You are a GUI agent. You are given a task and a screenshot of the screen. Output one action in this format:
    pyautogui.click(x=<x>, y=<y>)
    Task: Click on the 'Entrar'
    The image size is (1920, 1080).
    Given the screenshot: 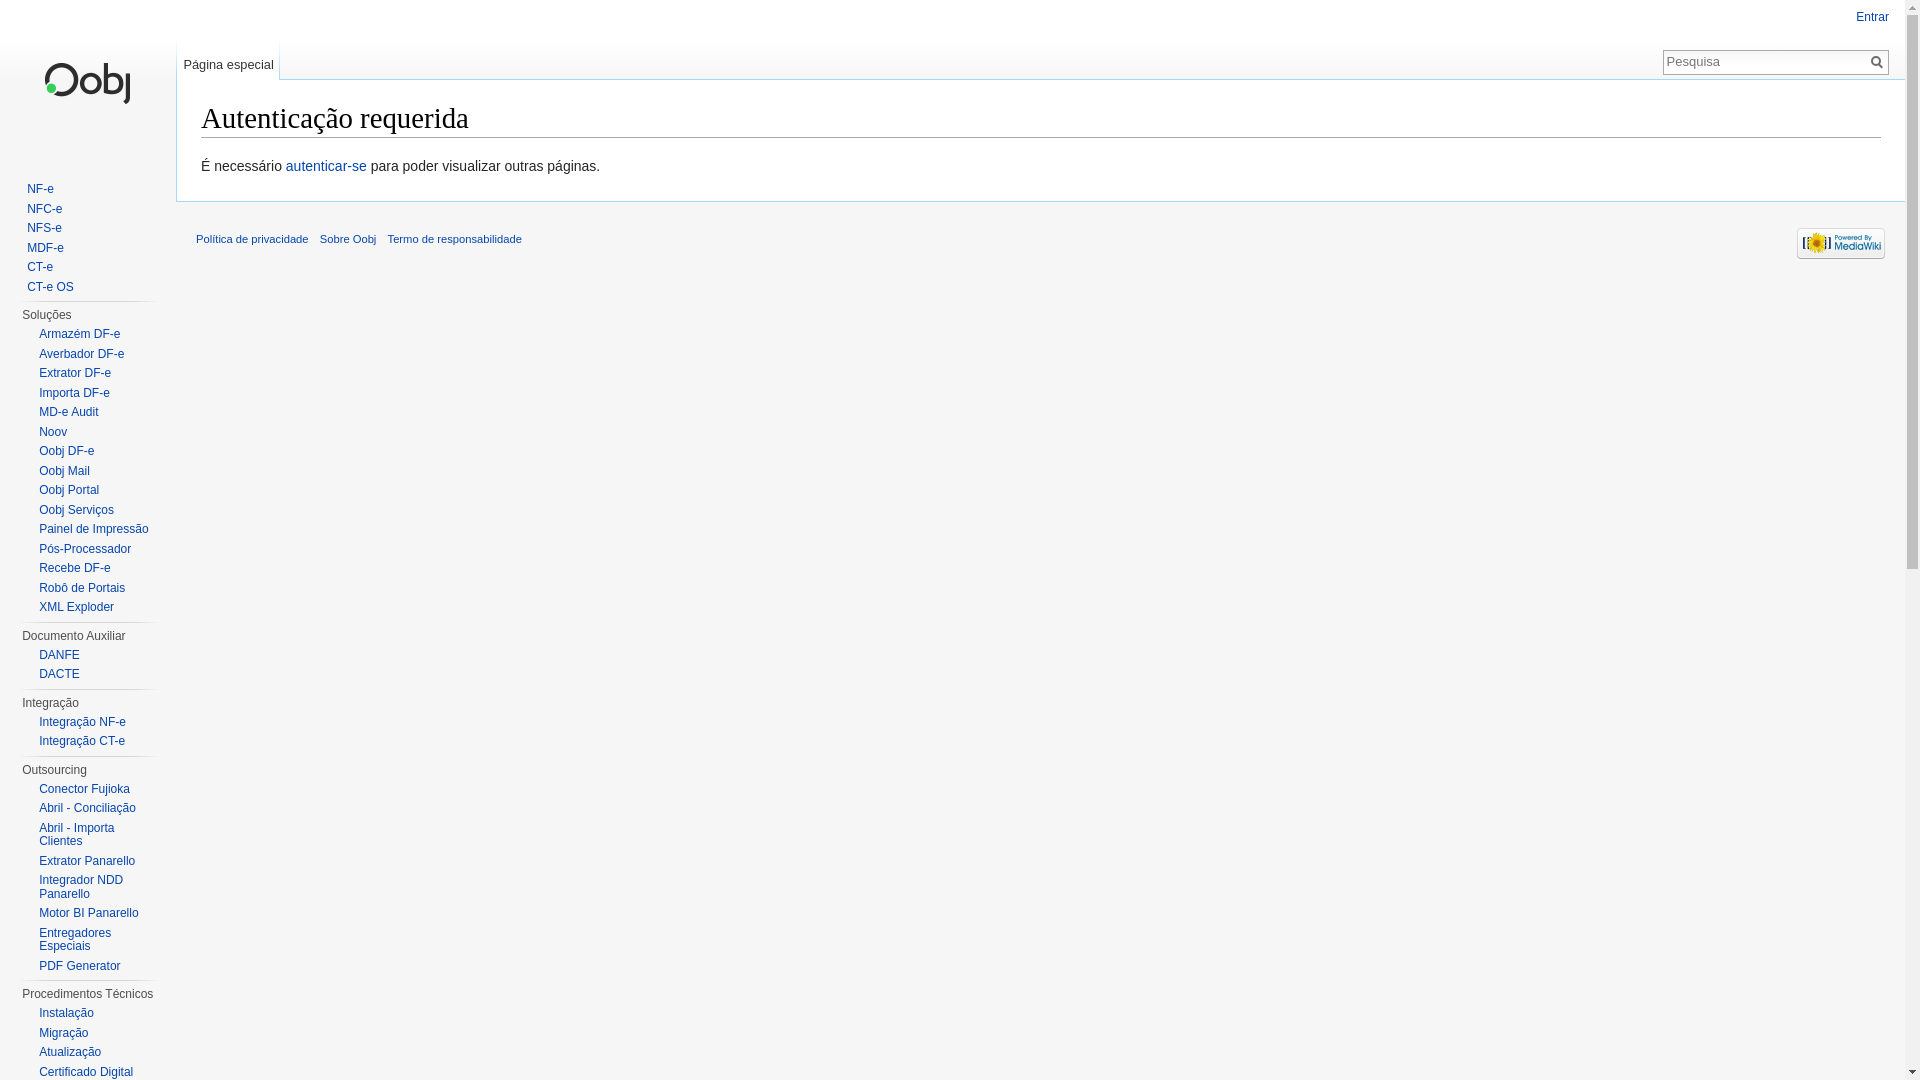 What is the action you would take?
    pyautogui.click(x=1871, y=16)
    